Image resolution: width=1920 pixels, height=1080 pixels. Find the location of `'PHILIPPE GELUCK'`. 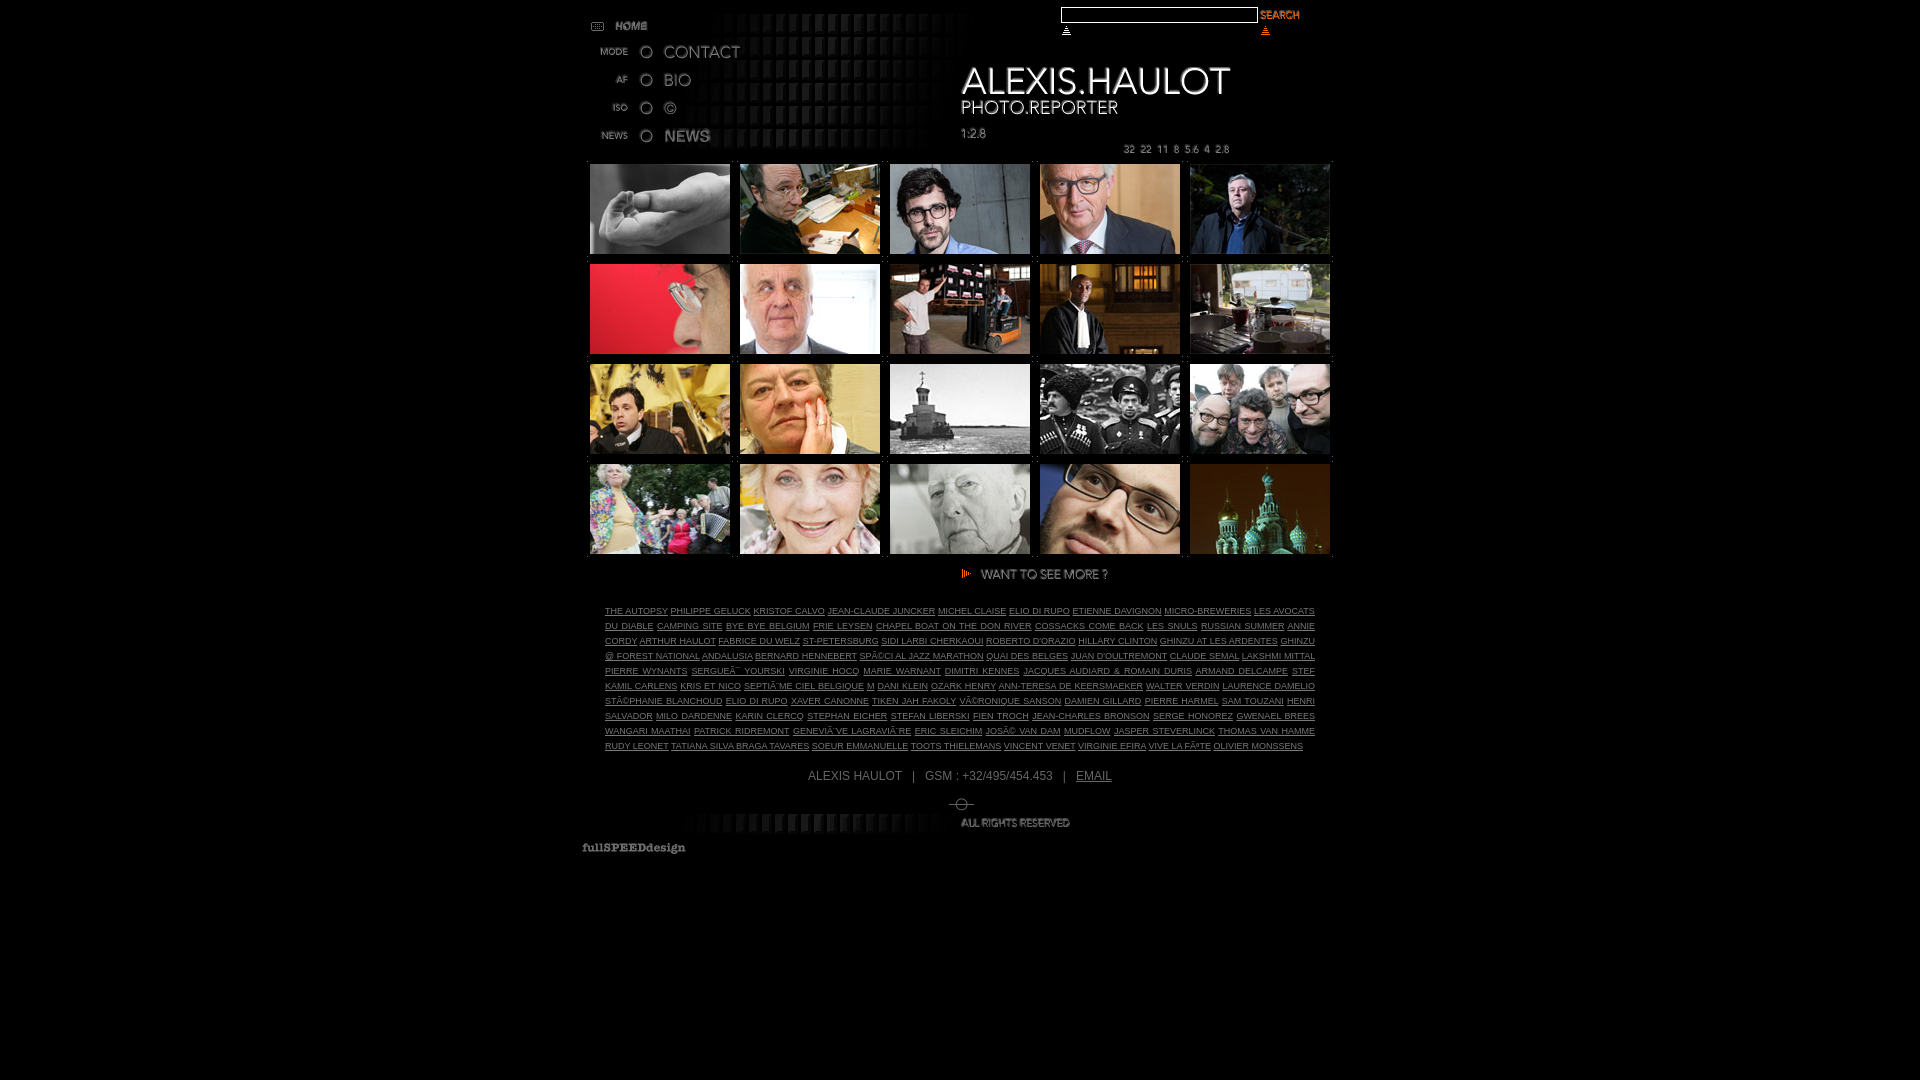

'PHILIPPE GELUCK' is located at coordinates (710, 609).